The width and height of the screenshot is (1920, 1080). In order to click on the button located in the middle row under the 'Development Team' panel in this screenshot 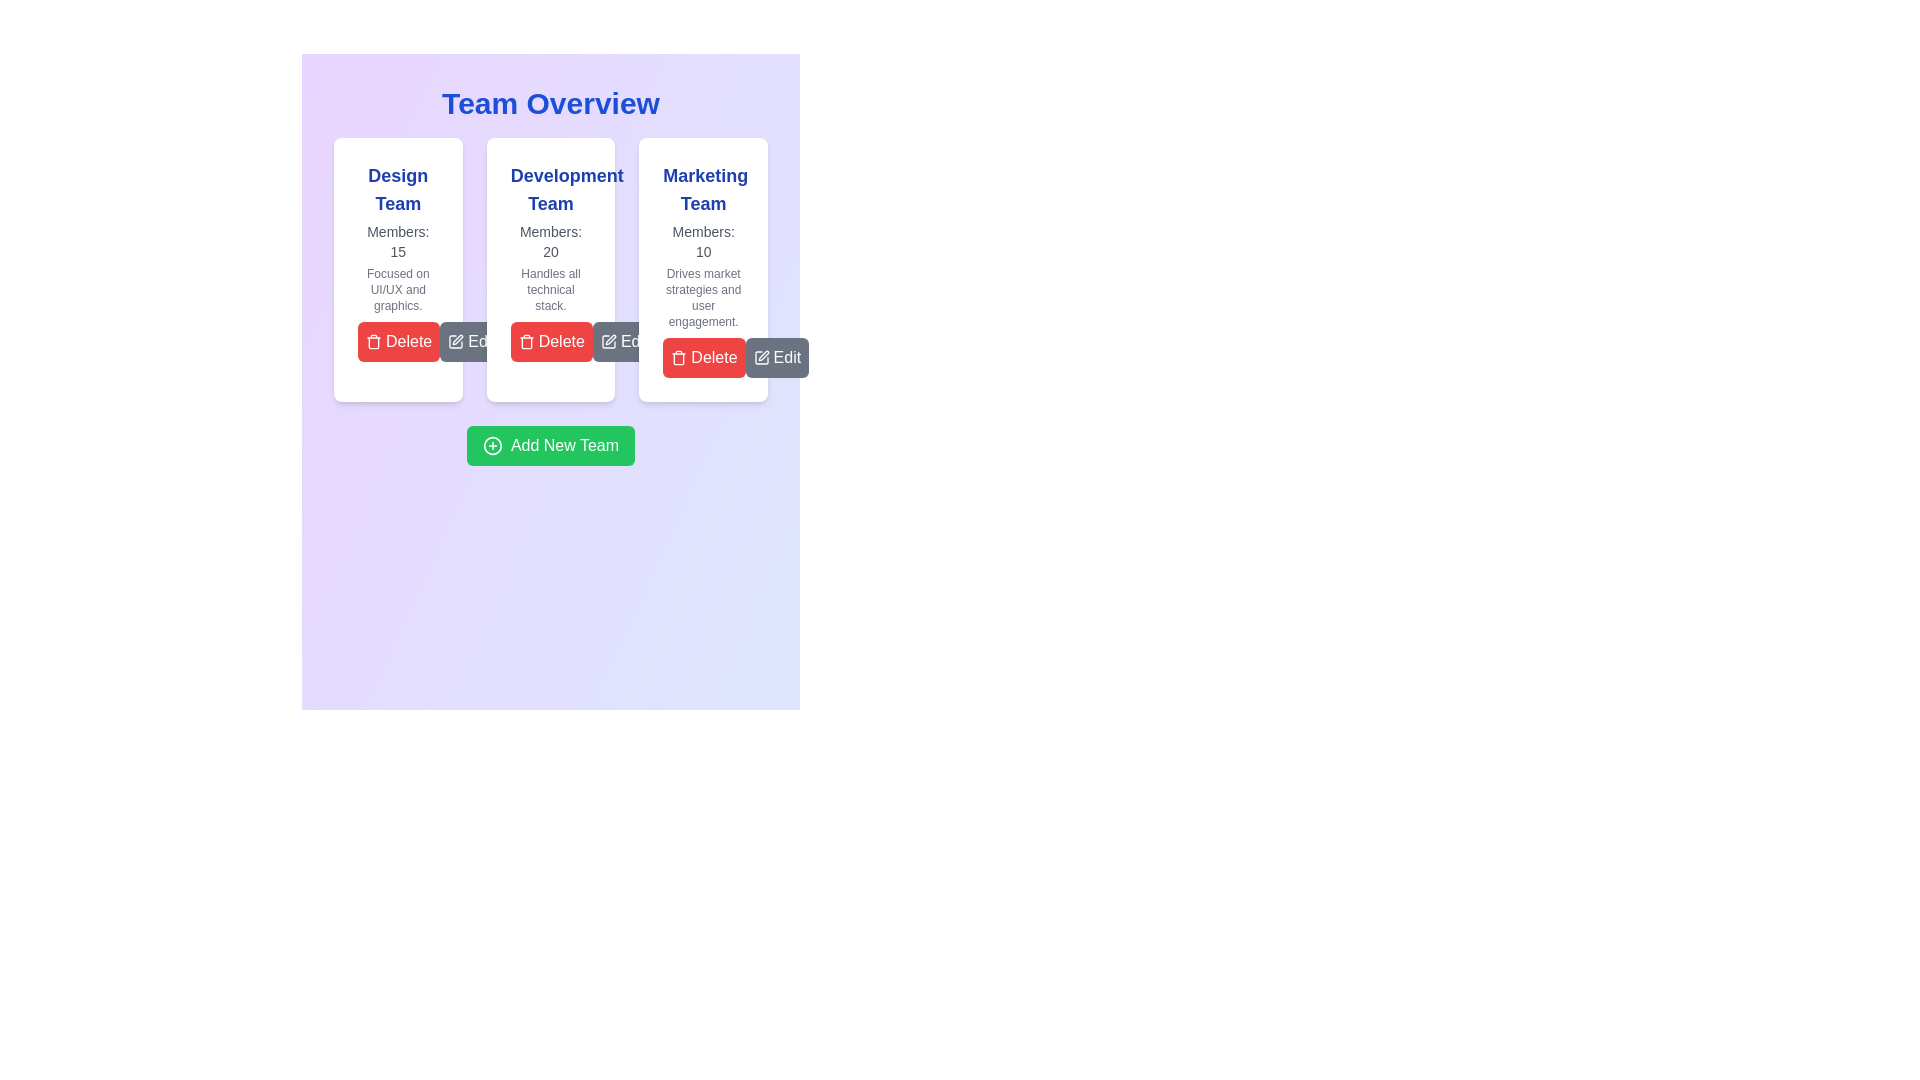, I will do `click(623, 341)`.